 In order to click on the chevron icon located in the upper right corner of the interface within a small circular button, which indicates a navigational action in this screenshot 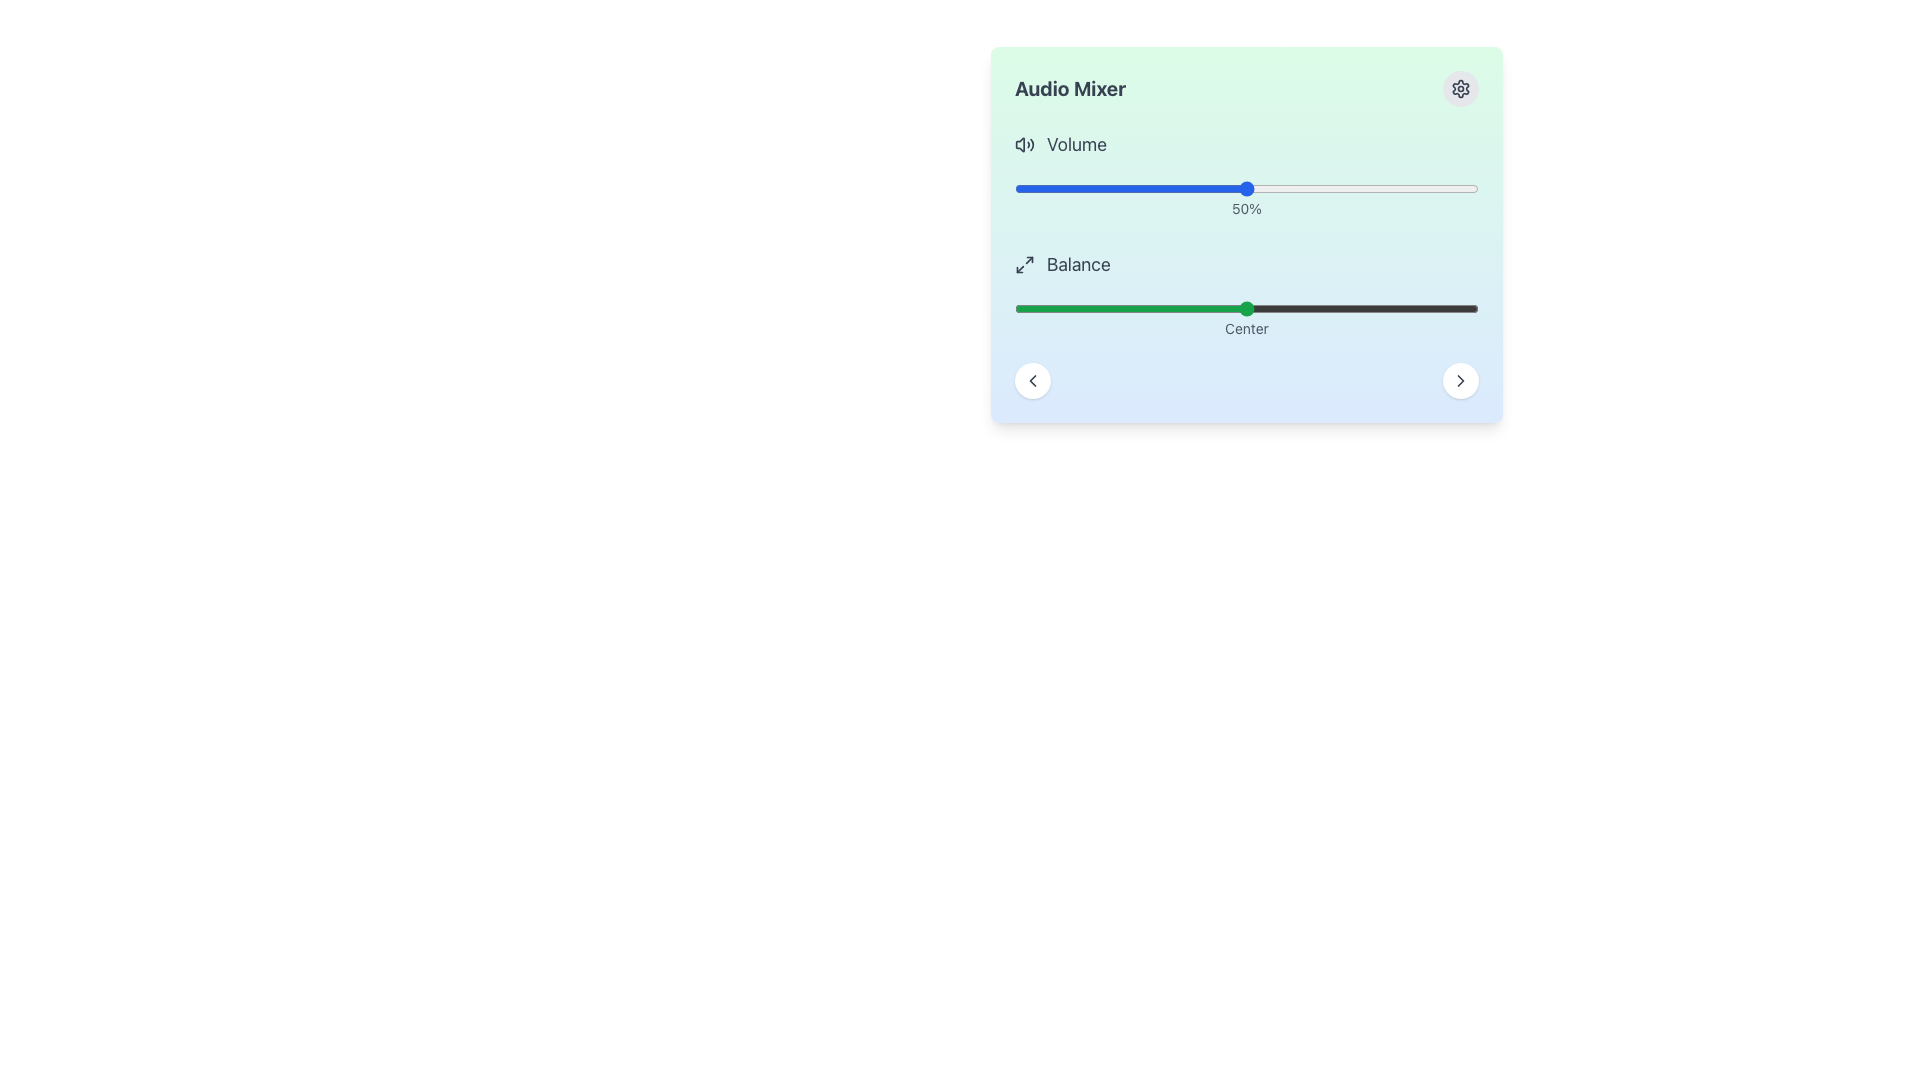, I will do `click(1460, 381)`.